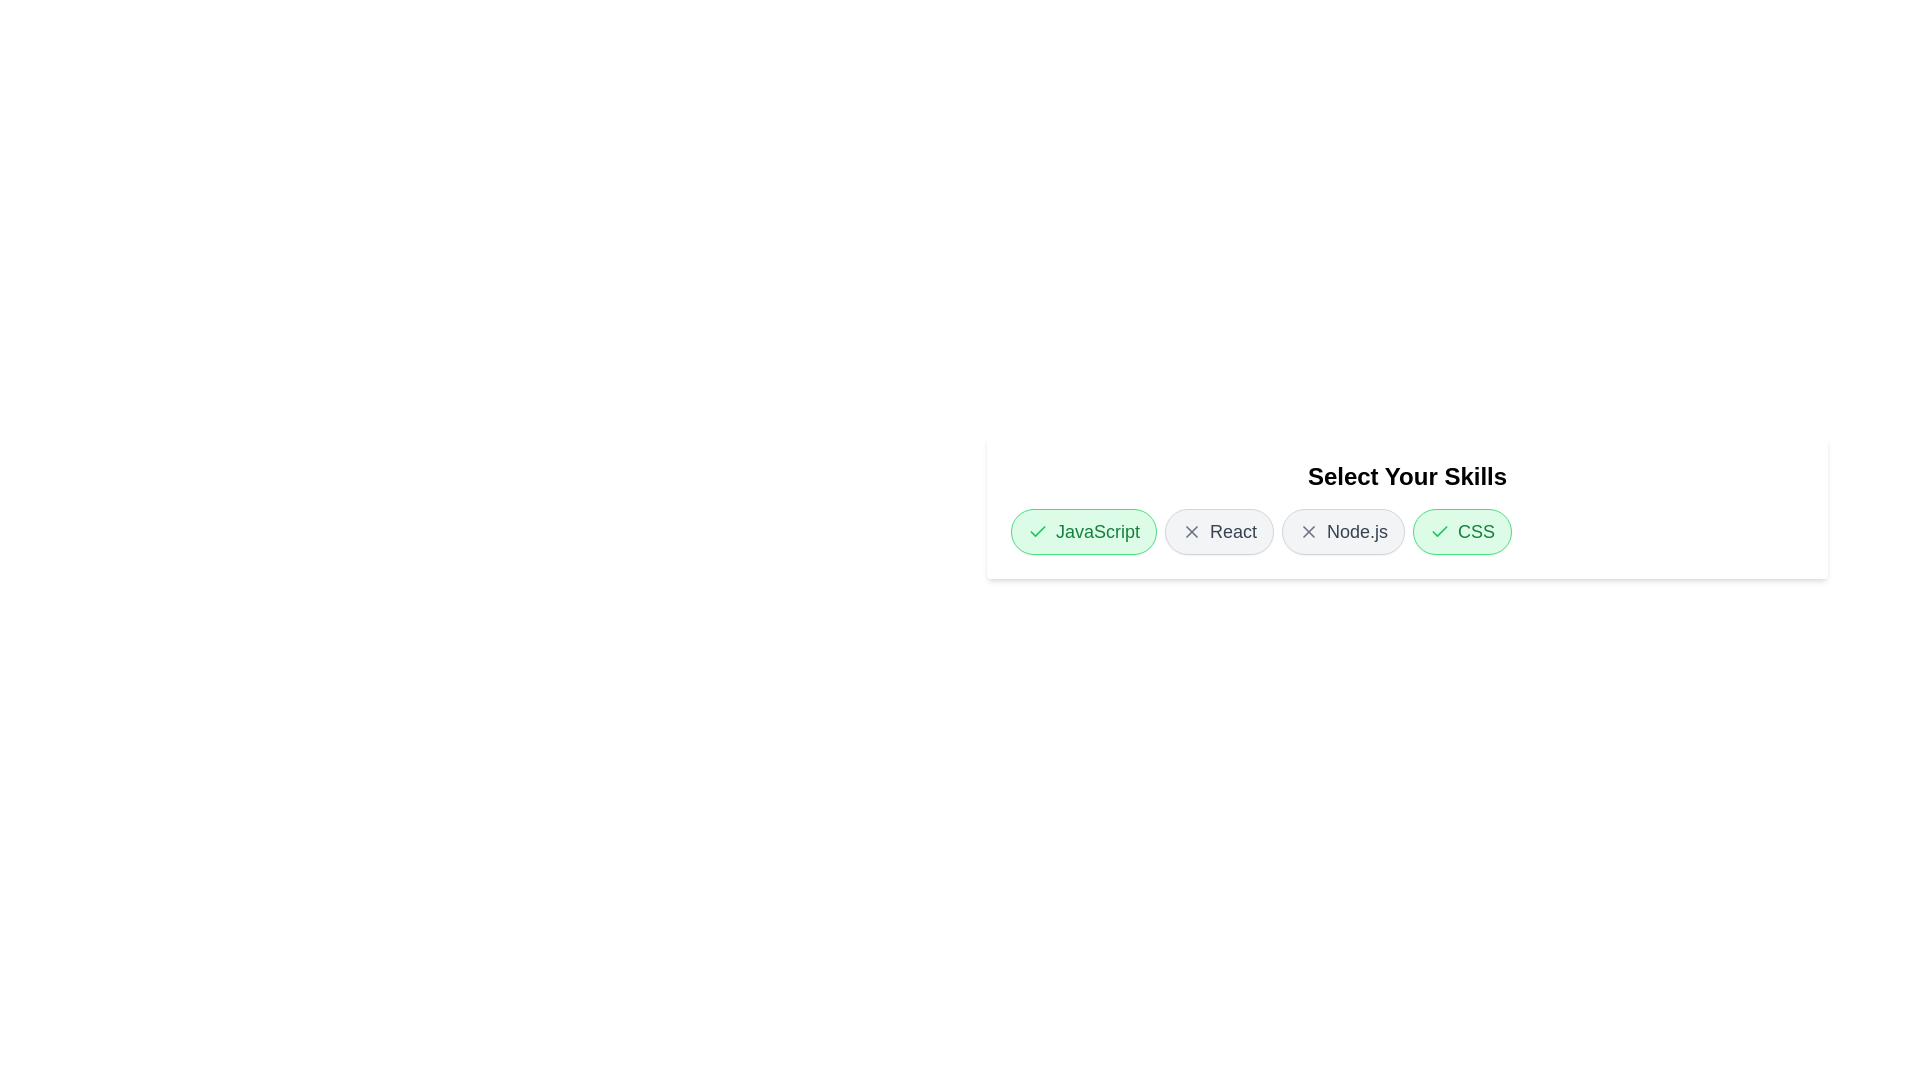 The height and width of the screenshot is (1080, 1920). What do you see at coordinates (1343, 531) in the screenshot?
I see `the skill chip labeled Node.js` at bounding box center [1343, 531].